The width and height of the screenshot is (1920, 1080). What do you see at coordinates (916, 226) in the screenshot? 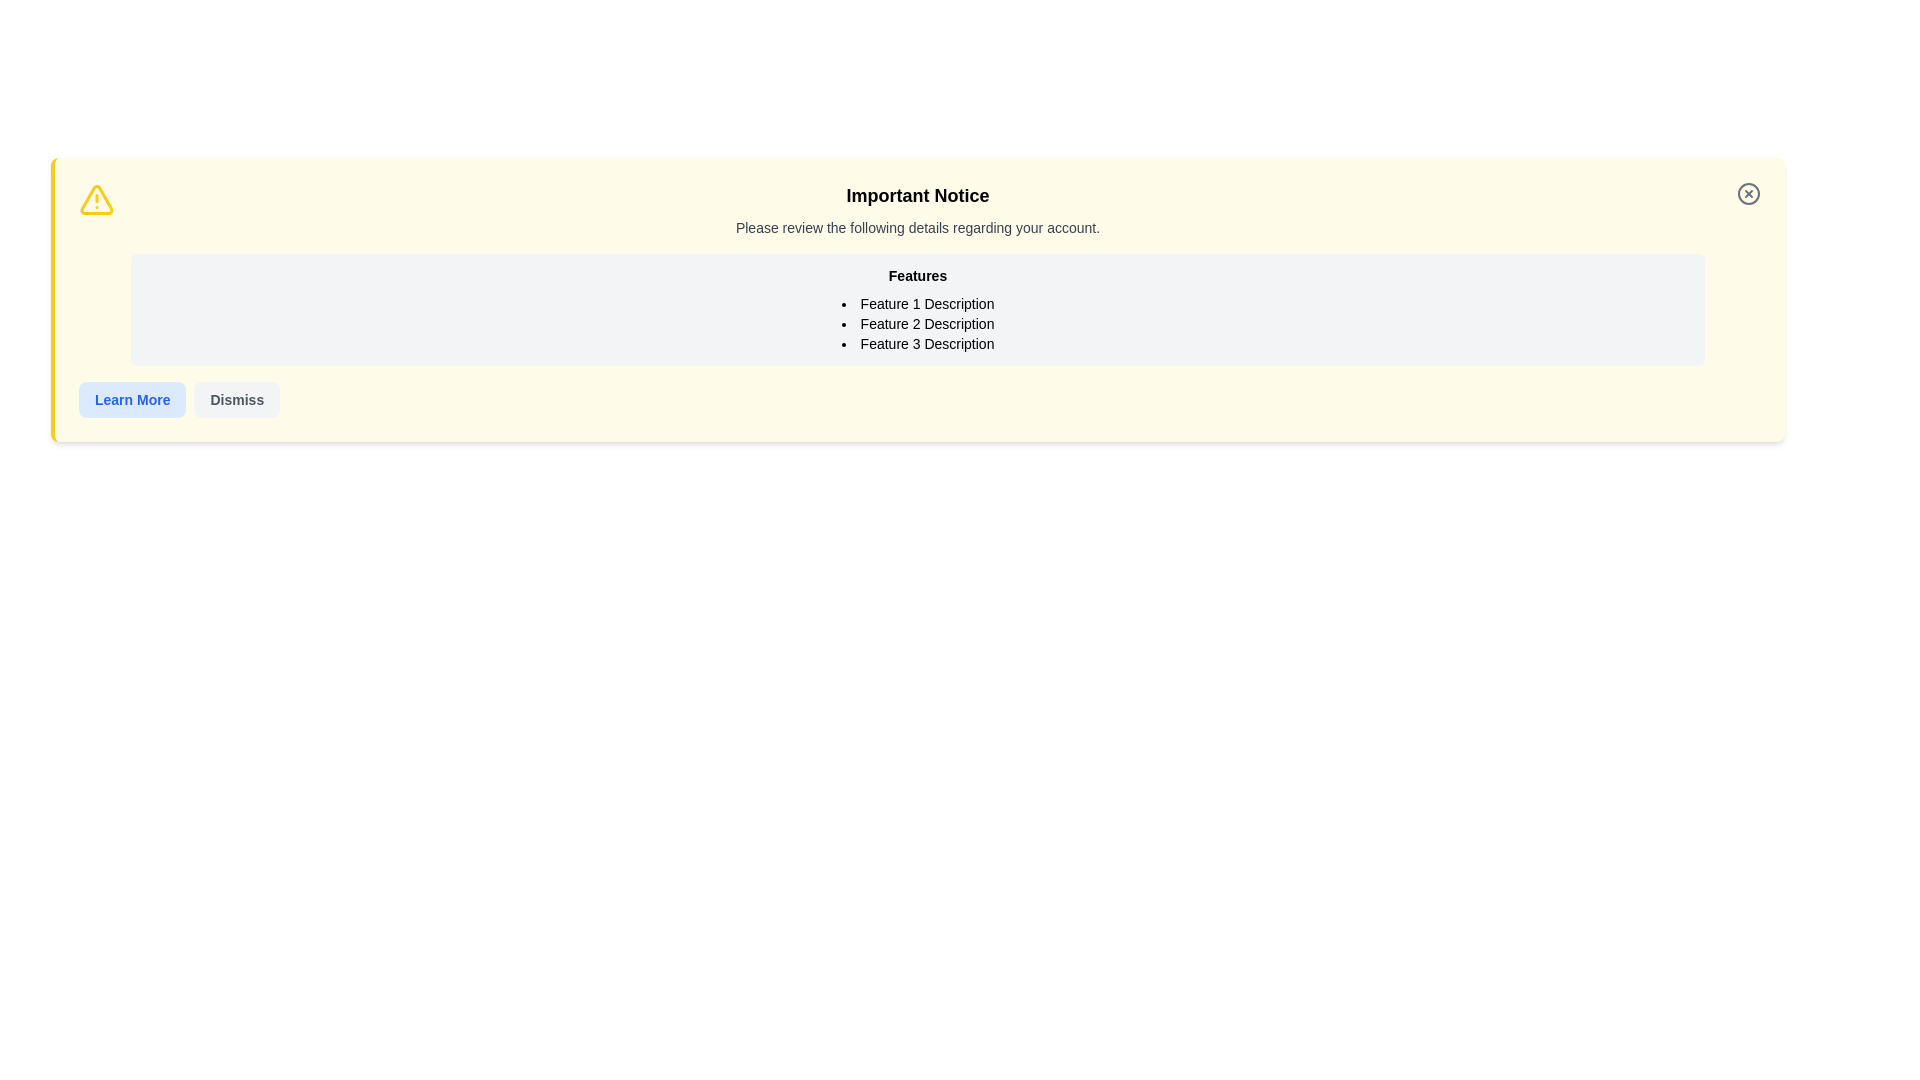
I see `the informational text element prompting users to review their account details, located above the 'Features' section and following the 'Important Notice' heading` at bounding box center [916, 226].